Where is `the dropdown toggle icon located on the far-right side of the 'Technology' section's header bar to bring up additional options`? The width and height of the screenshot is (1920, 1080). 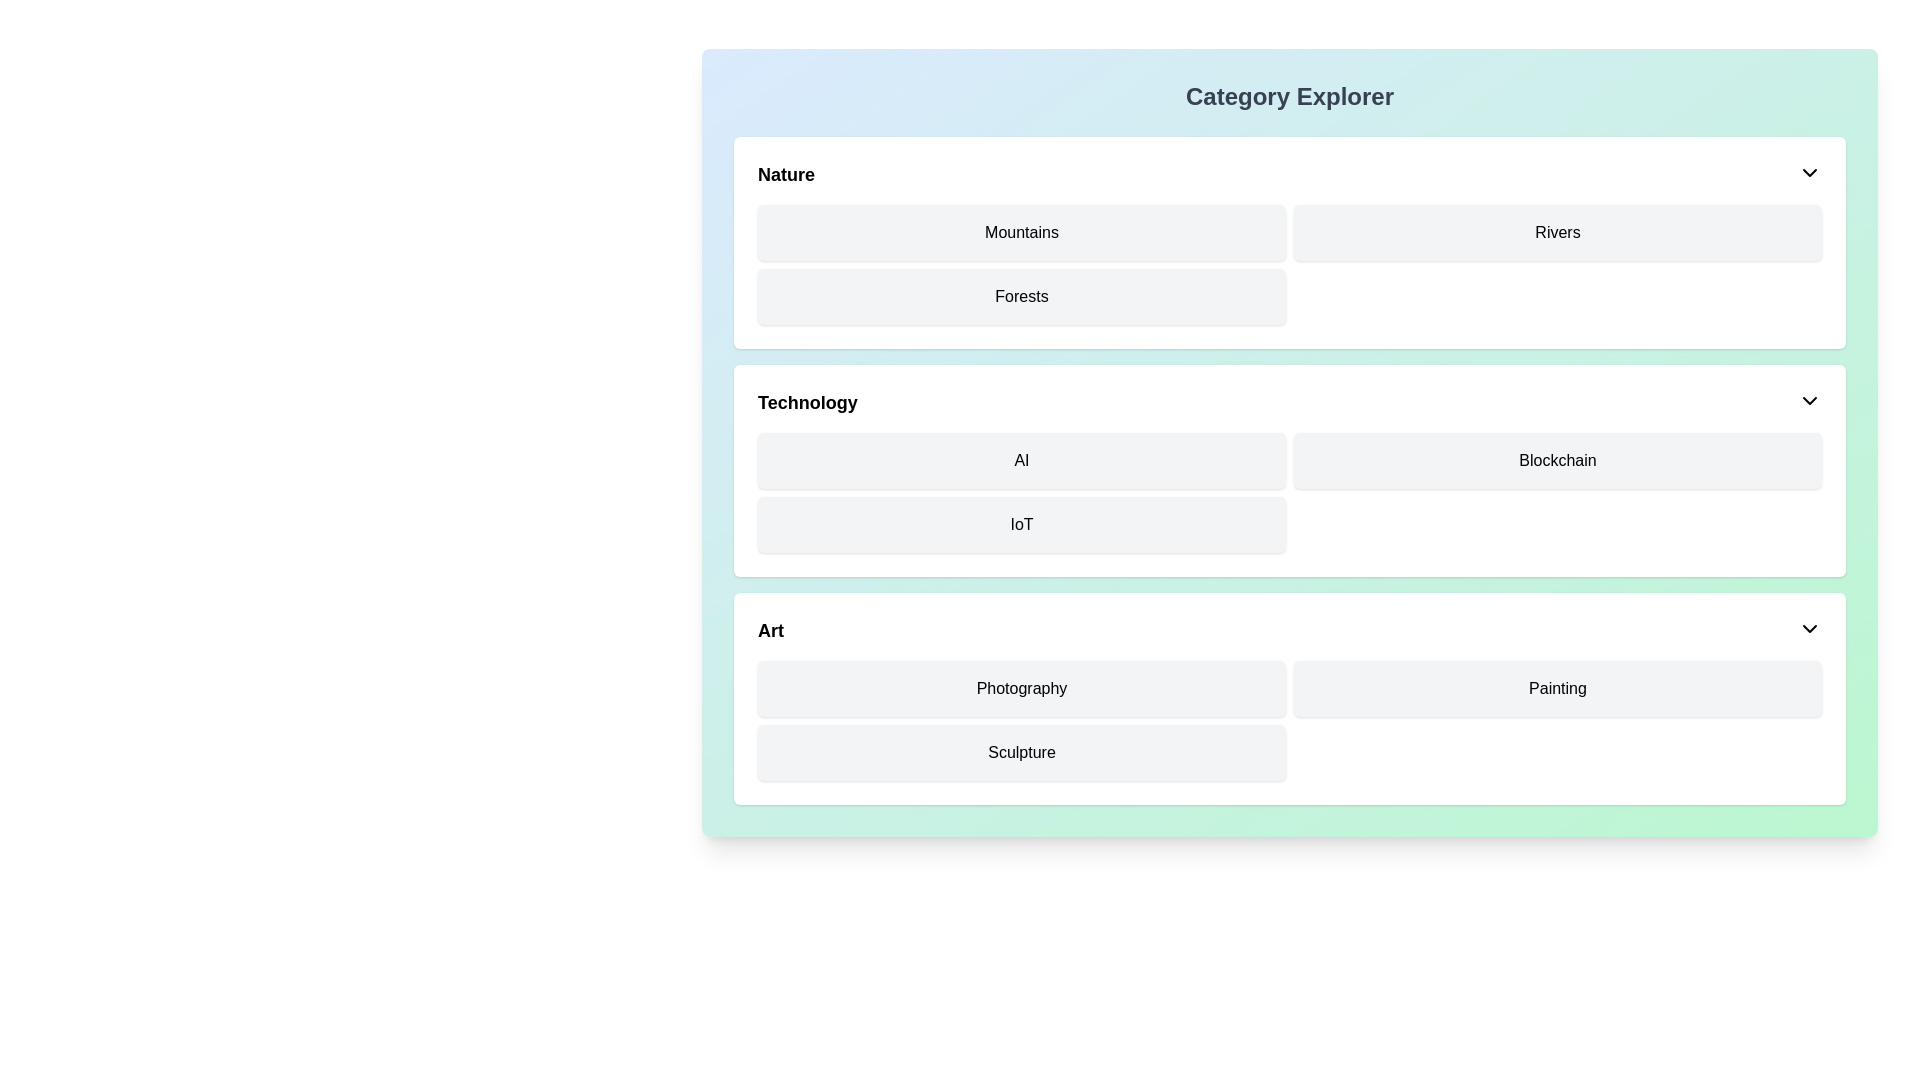 the dropdown toggle icon located on the far-right side of the 'Technology' section's header bar to bring up additional options is located at coordinates (1809, 401).